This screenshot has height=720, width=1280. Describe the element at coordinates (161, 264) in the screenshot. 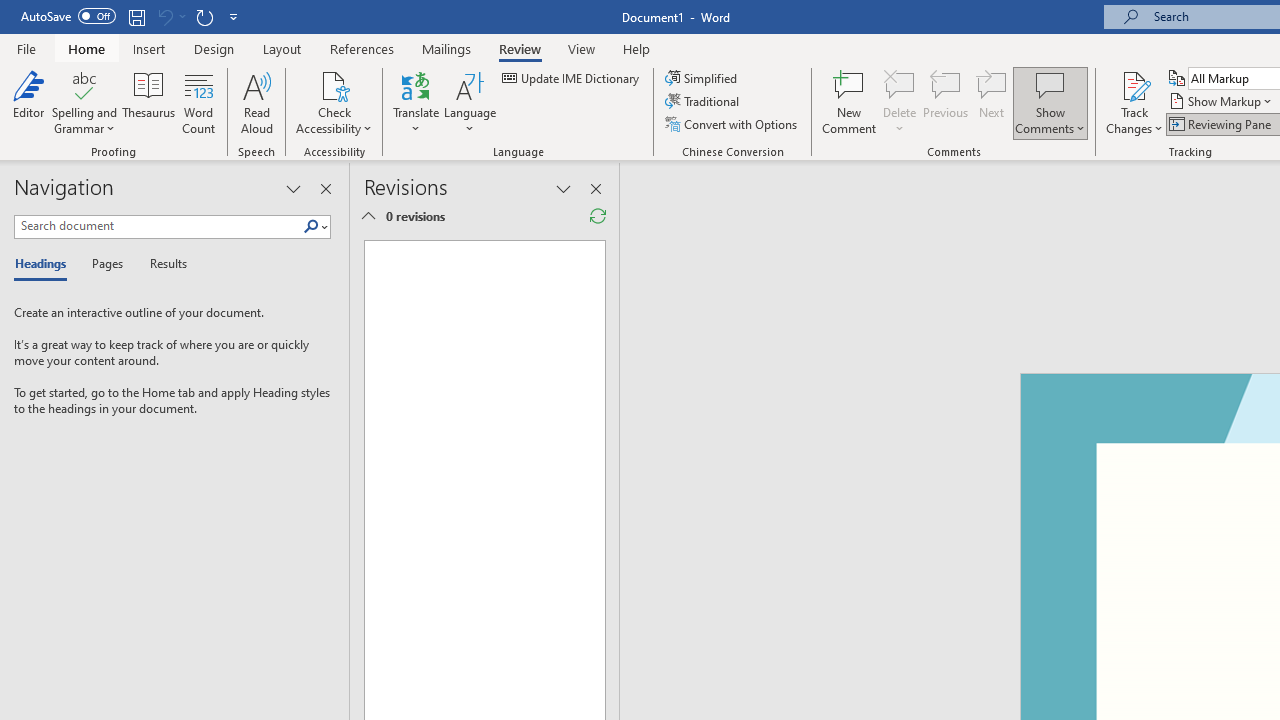

I see `'Results'` at that location.